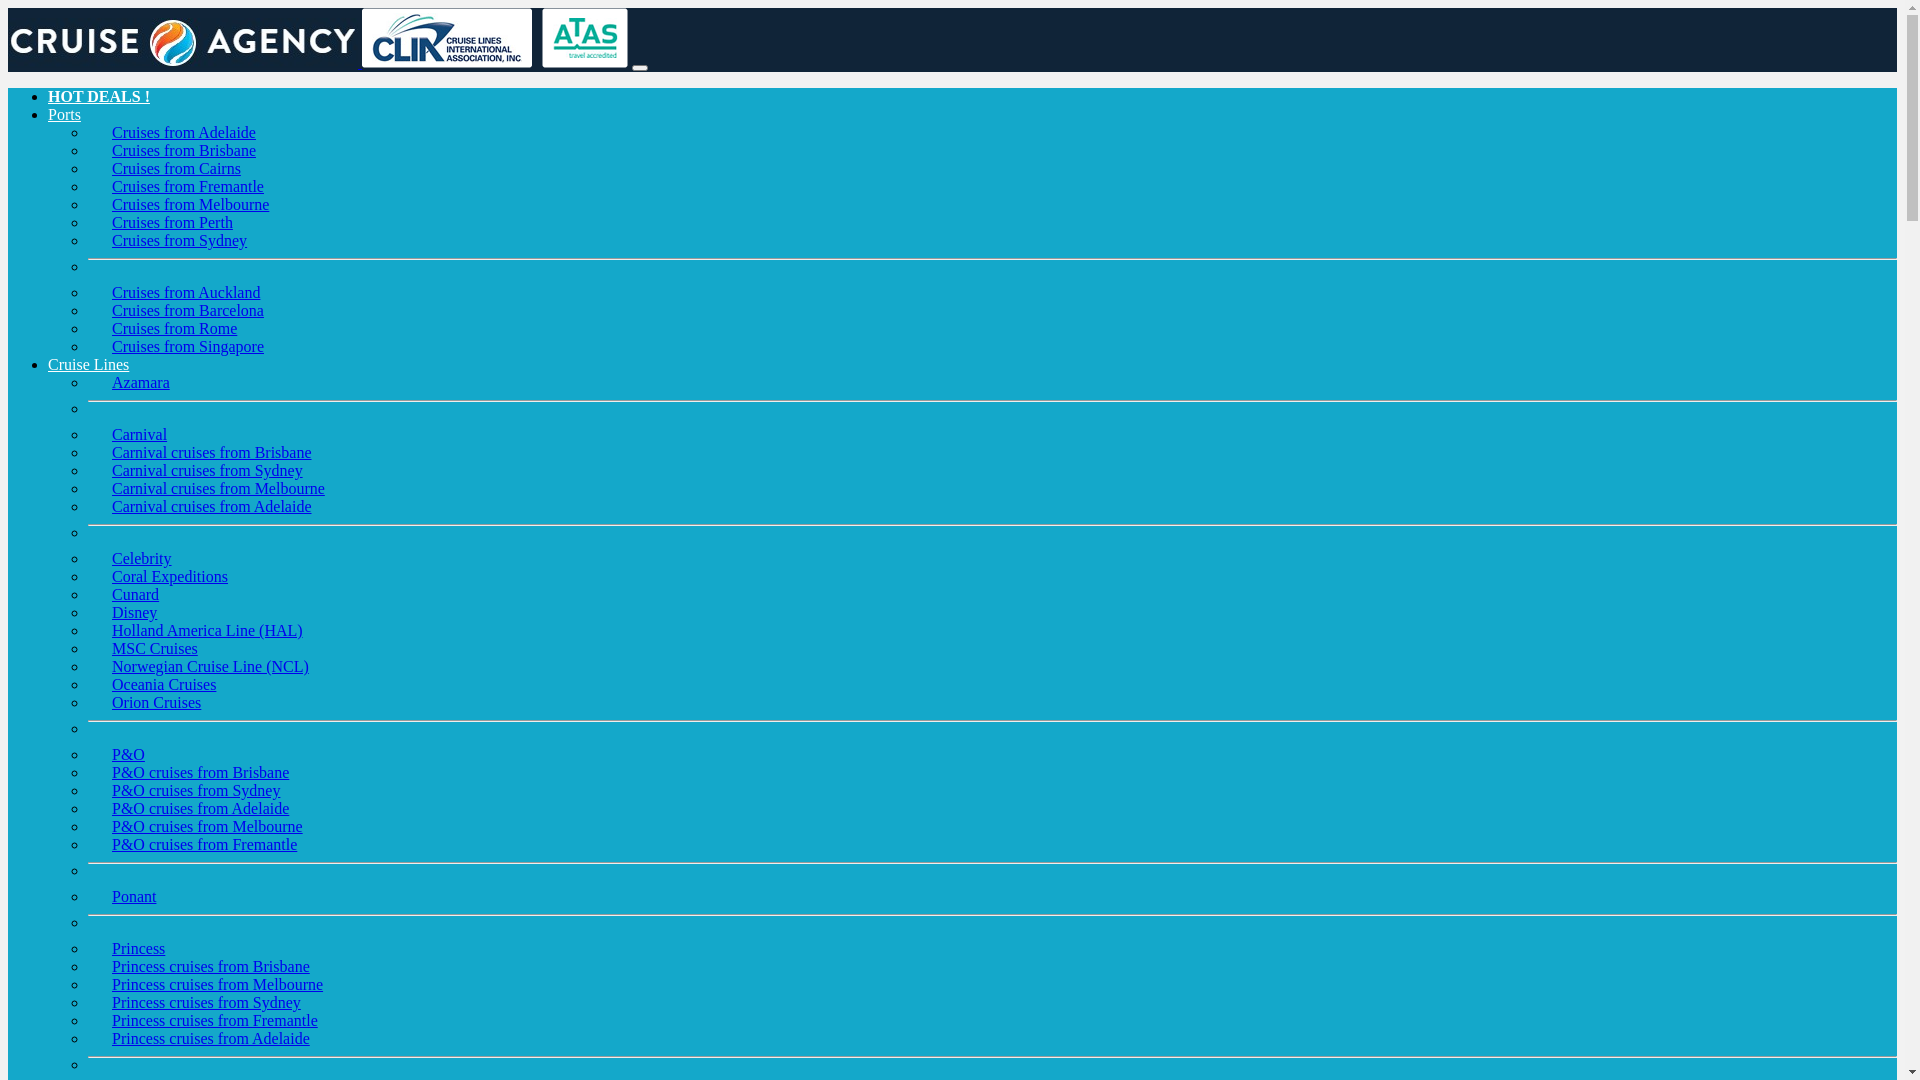 The image size is (1920, 1080). Describe the element at coordinates (204, 844) in the screenshot. I see `'P&O cruises from Fremantle'` at that location.